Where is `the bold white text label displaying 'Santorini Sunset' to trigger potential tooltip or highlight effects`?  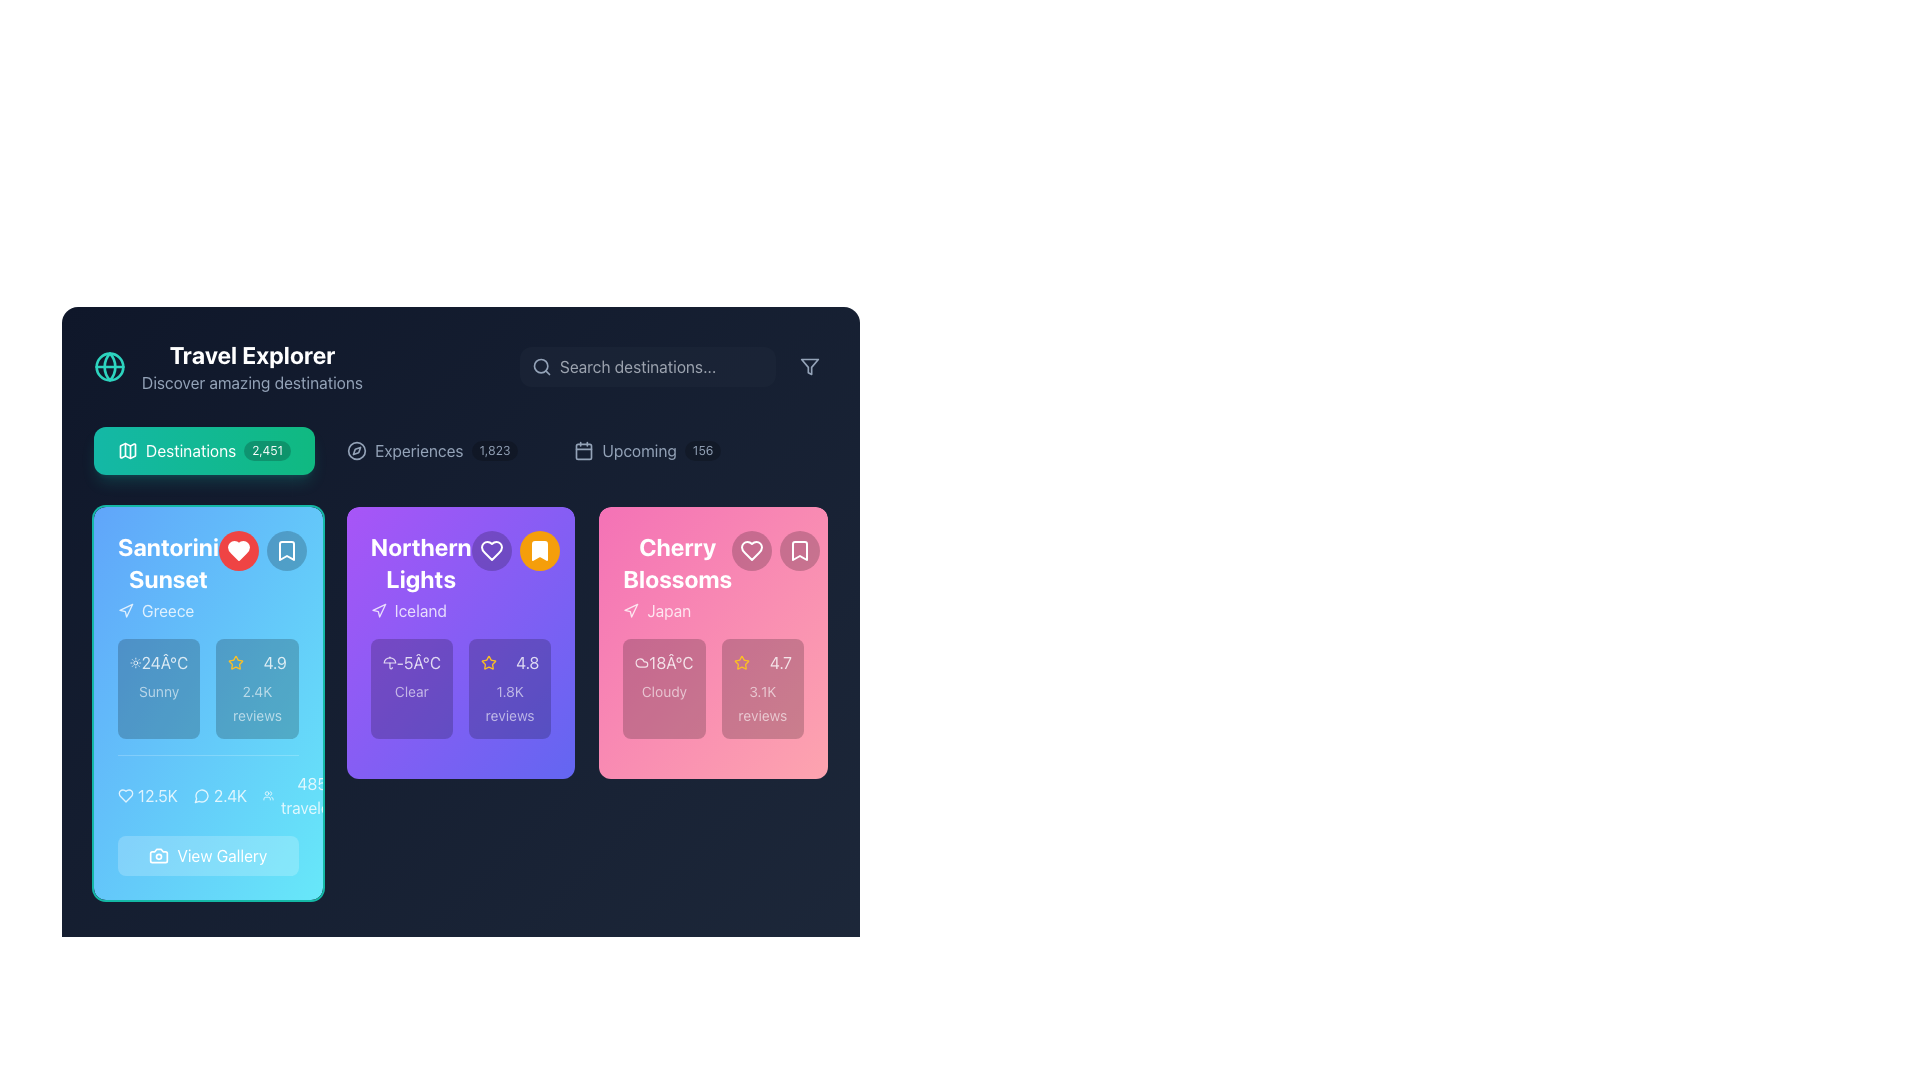
the bold white text label displaying 'Santorini Sunset' to trigger potential tooltip or highlight effects is located at coordinates (168, 563).